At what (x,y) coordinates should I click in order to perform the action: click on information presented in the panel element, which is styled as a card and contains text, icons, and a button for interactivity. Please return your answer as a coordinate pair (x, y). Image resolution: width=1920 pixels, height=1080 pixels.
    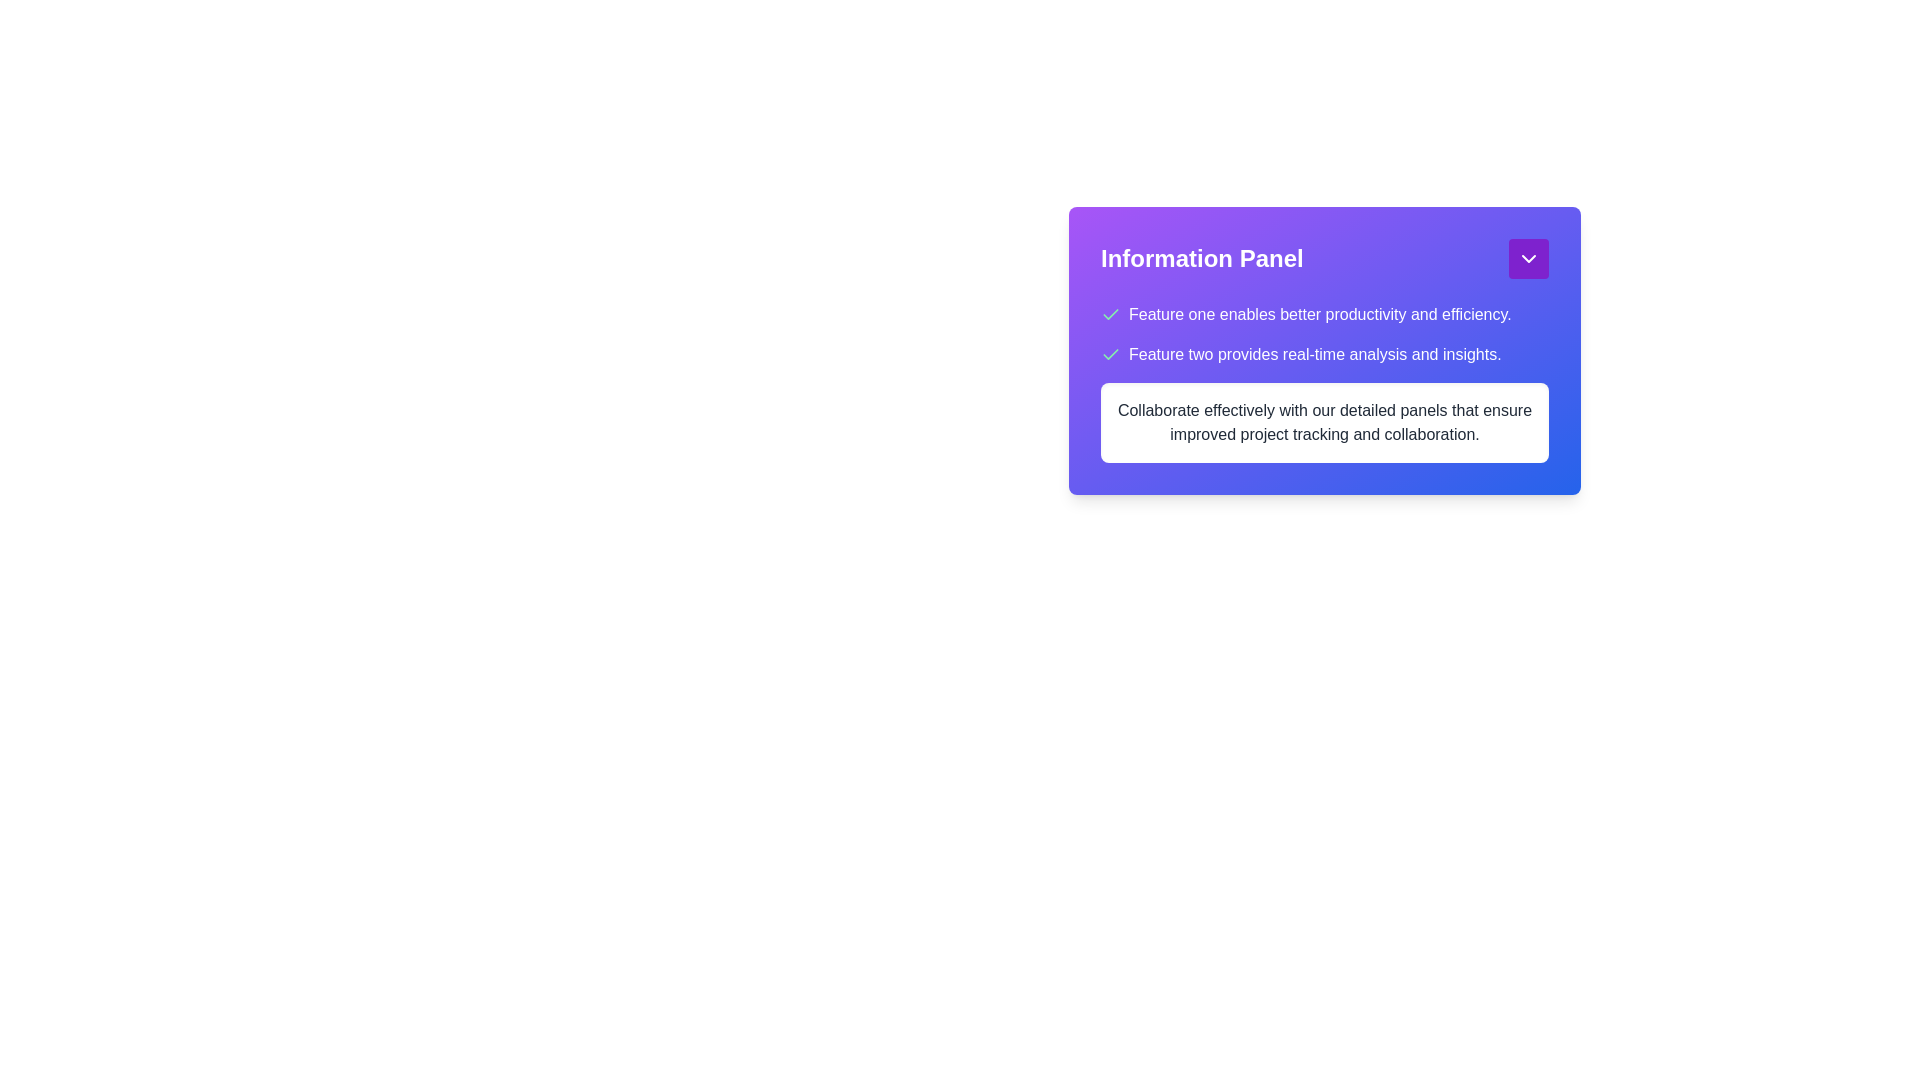
    Looking at the image, I should click on (1324, 369).